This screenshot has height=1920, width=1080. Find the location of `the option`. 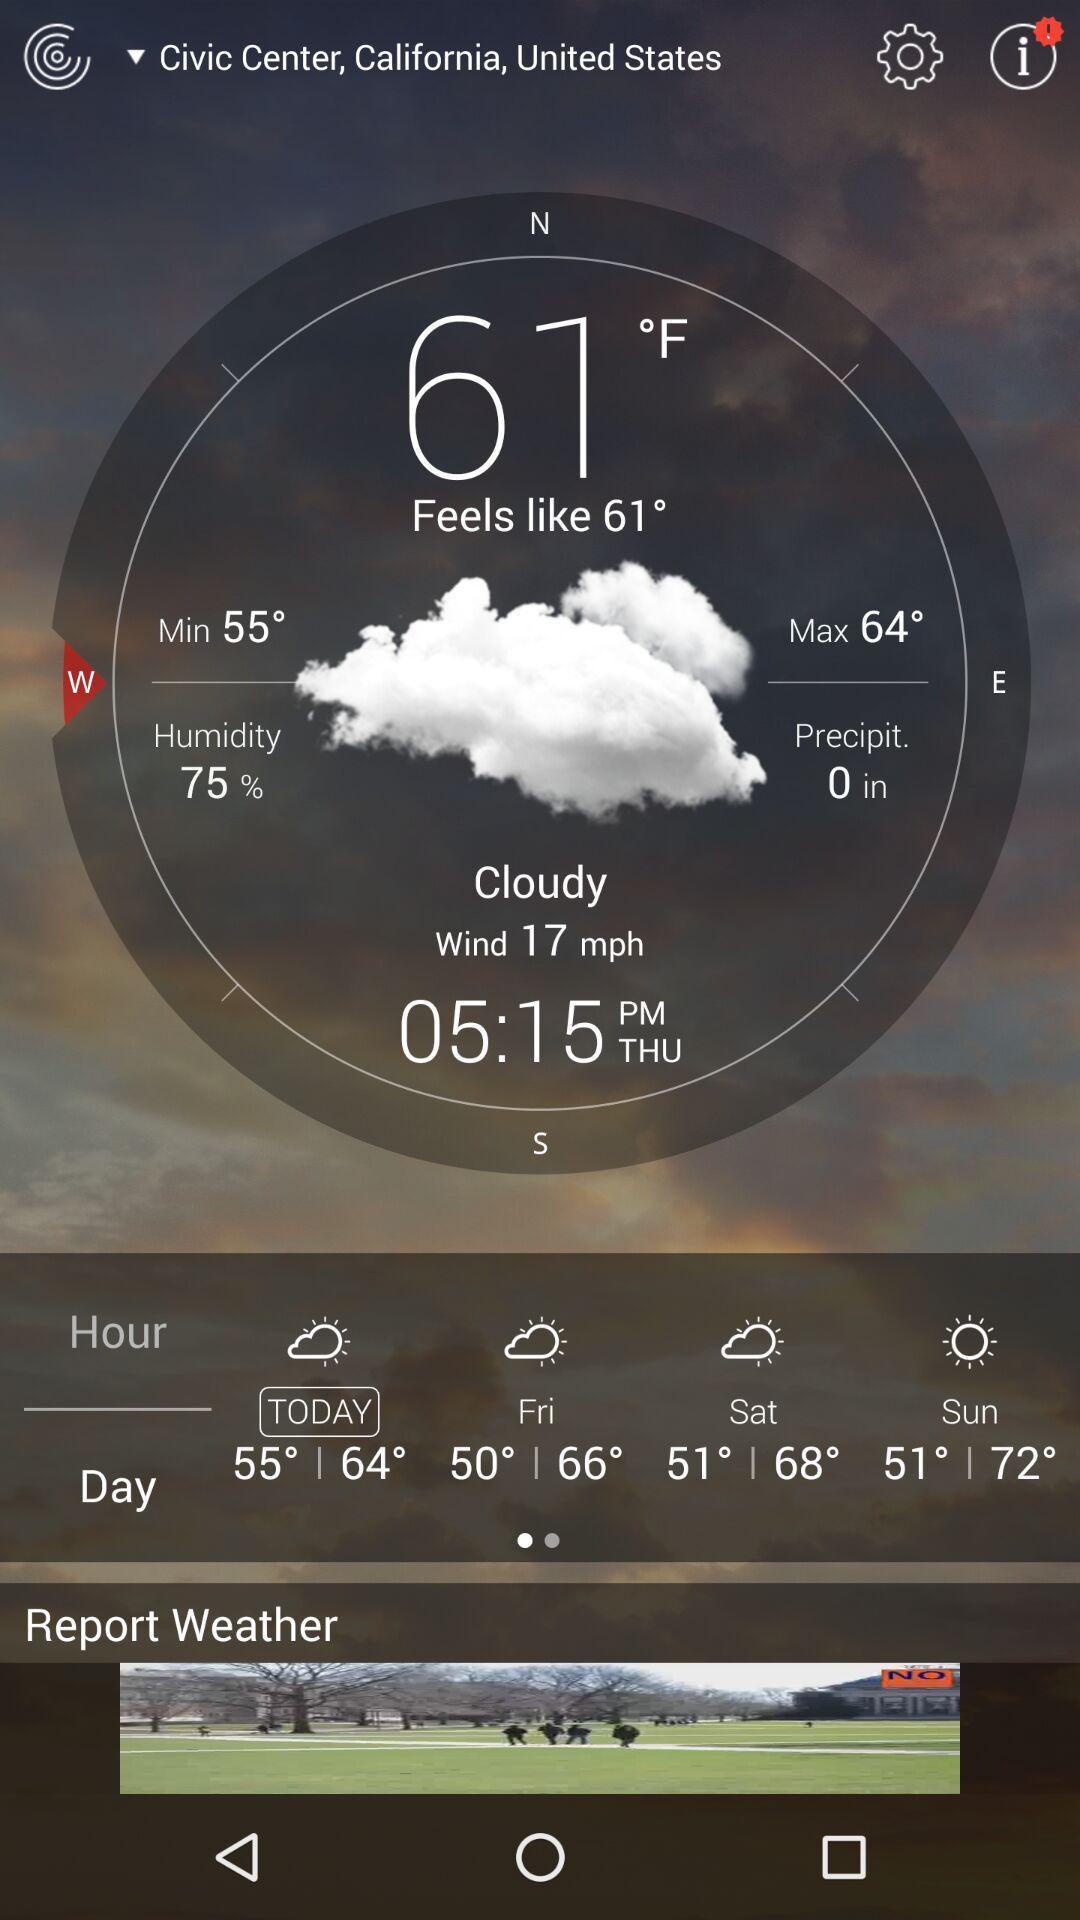

the option is located at coordinates (540, 1727).